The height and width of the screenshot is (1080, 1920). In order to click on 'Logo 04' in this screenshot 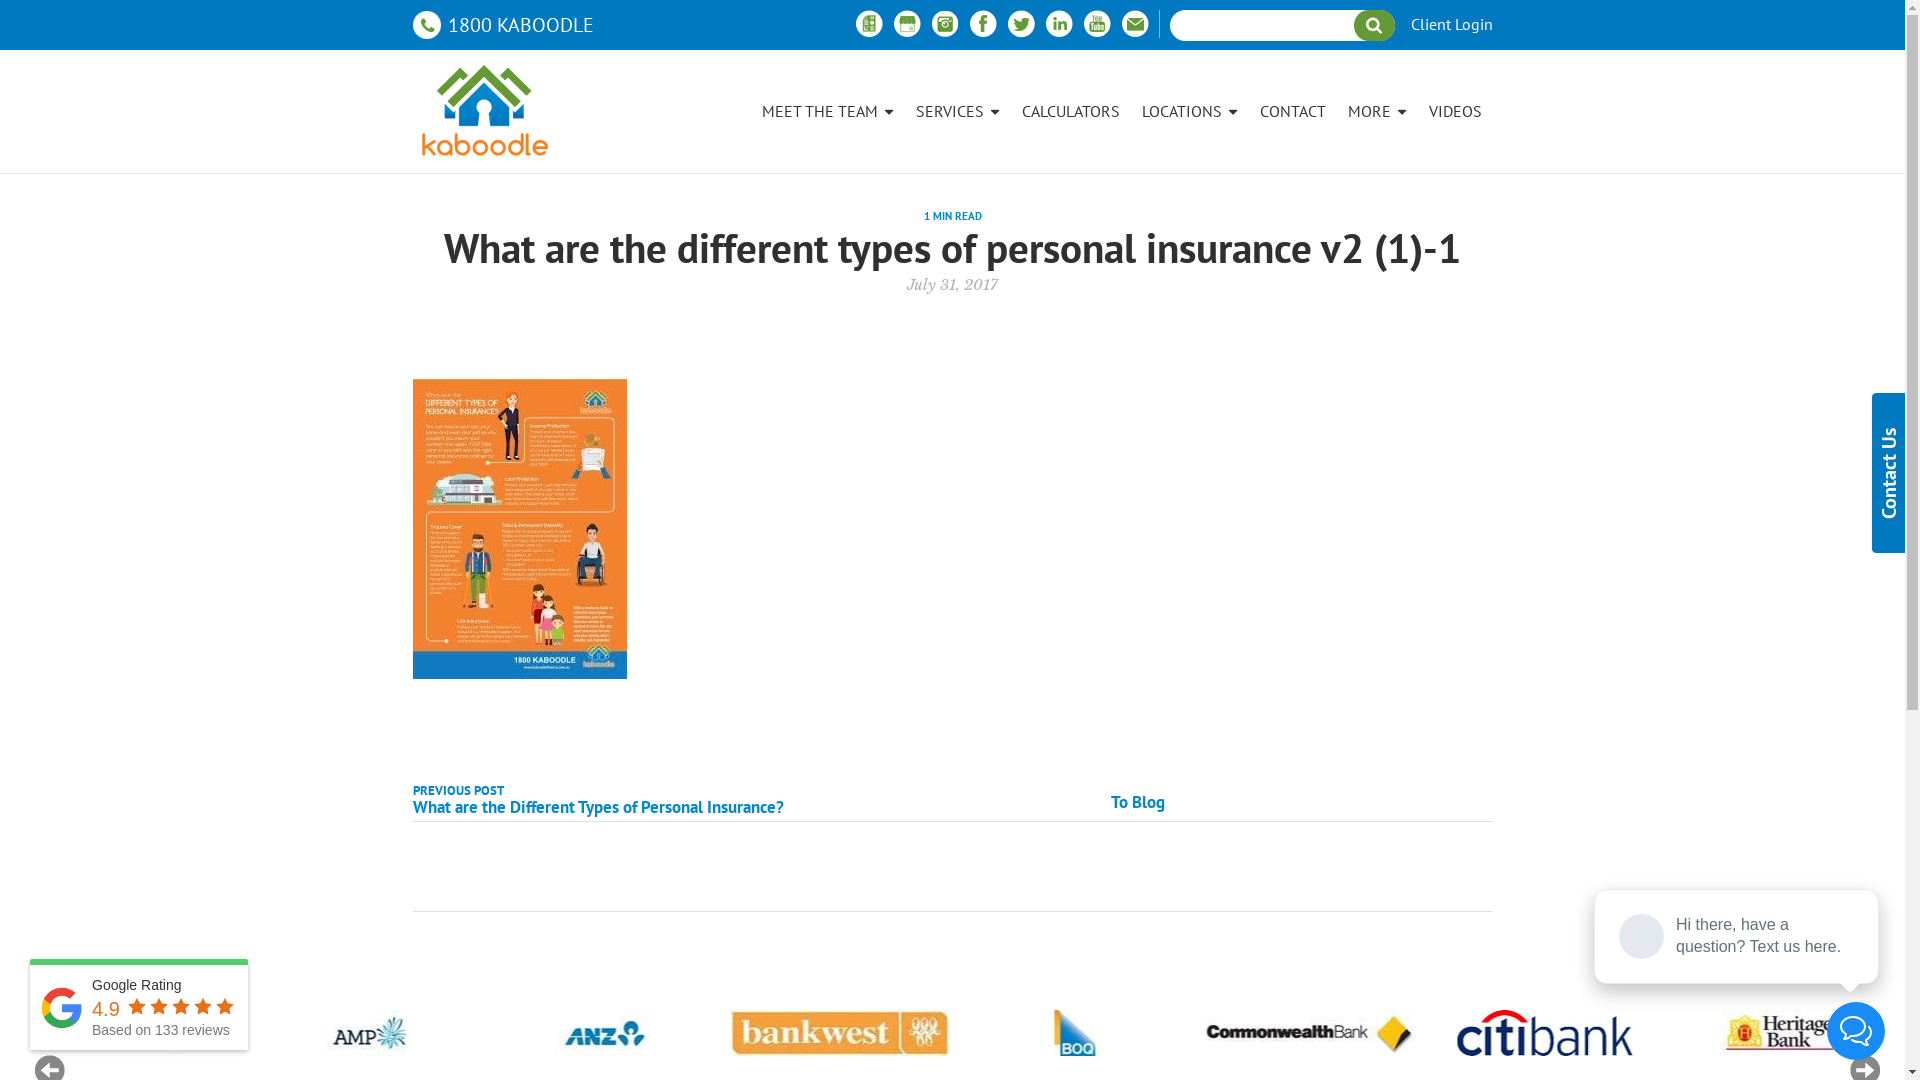, I will do `click(553, 1033)`.